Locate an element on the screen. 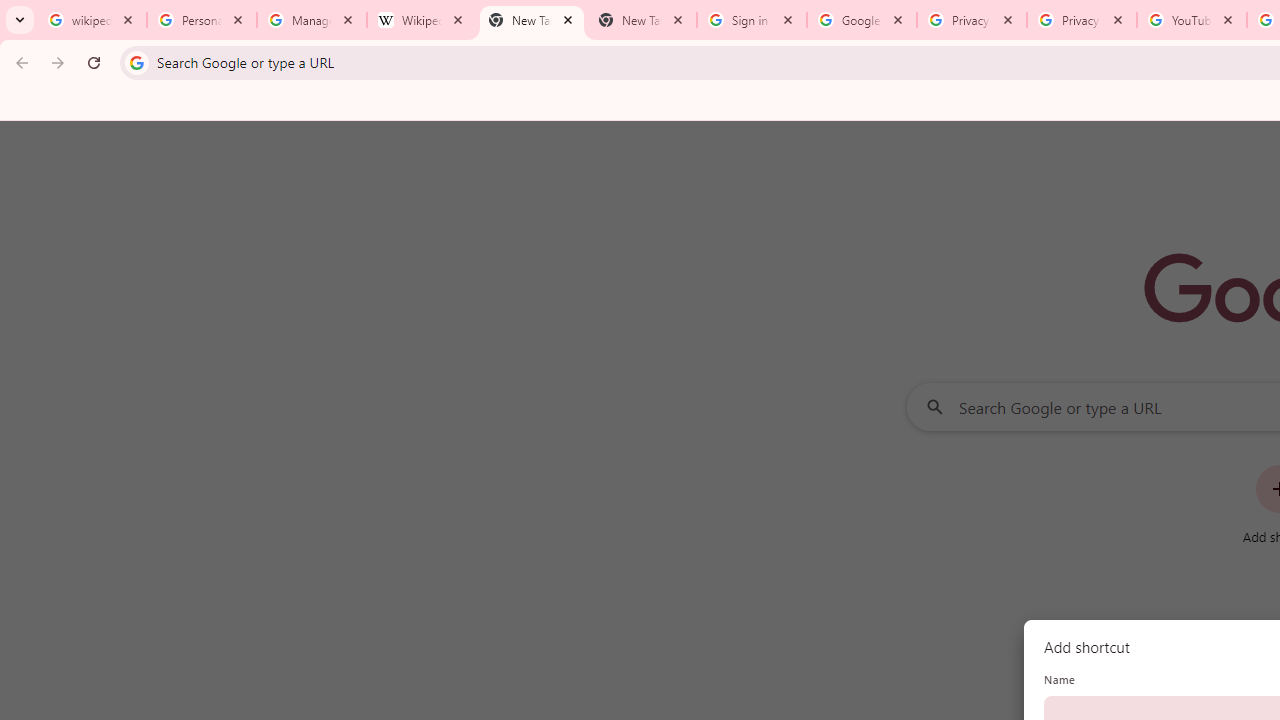 Image resolution: width=1280 pixels, height=720 pixels. 'Personalization & Google Search results - Google Search Help' is located at coordinates (202, 20).